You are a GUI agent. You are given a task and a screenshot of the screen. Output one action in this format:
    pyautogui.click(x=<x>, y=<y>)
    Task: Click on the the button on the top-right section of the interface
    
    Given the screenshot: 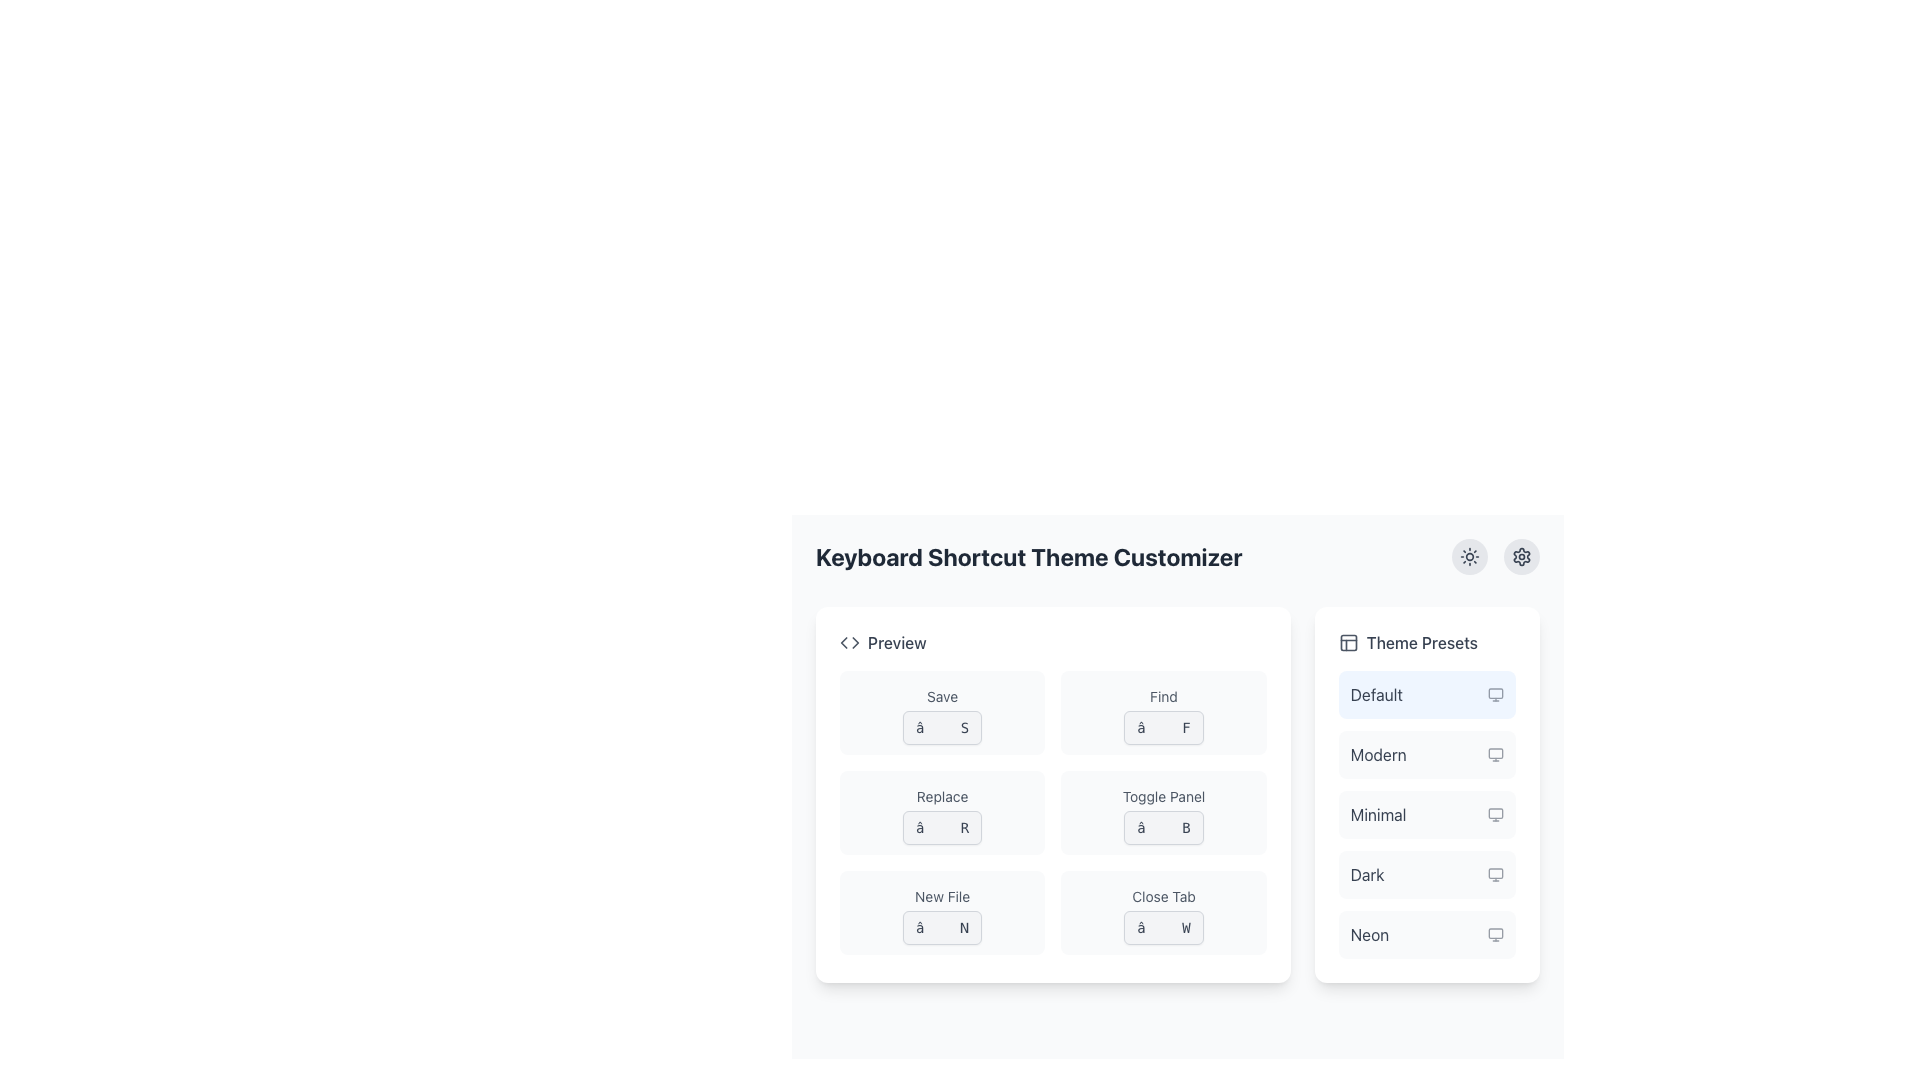 What is the action you would take?
    pyautogui.click(x=1469, y=556)
    